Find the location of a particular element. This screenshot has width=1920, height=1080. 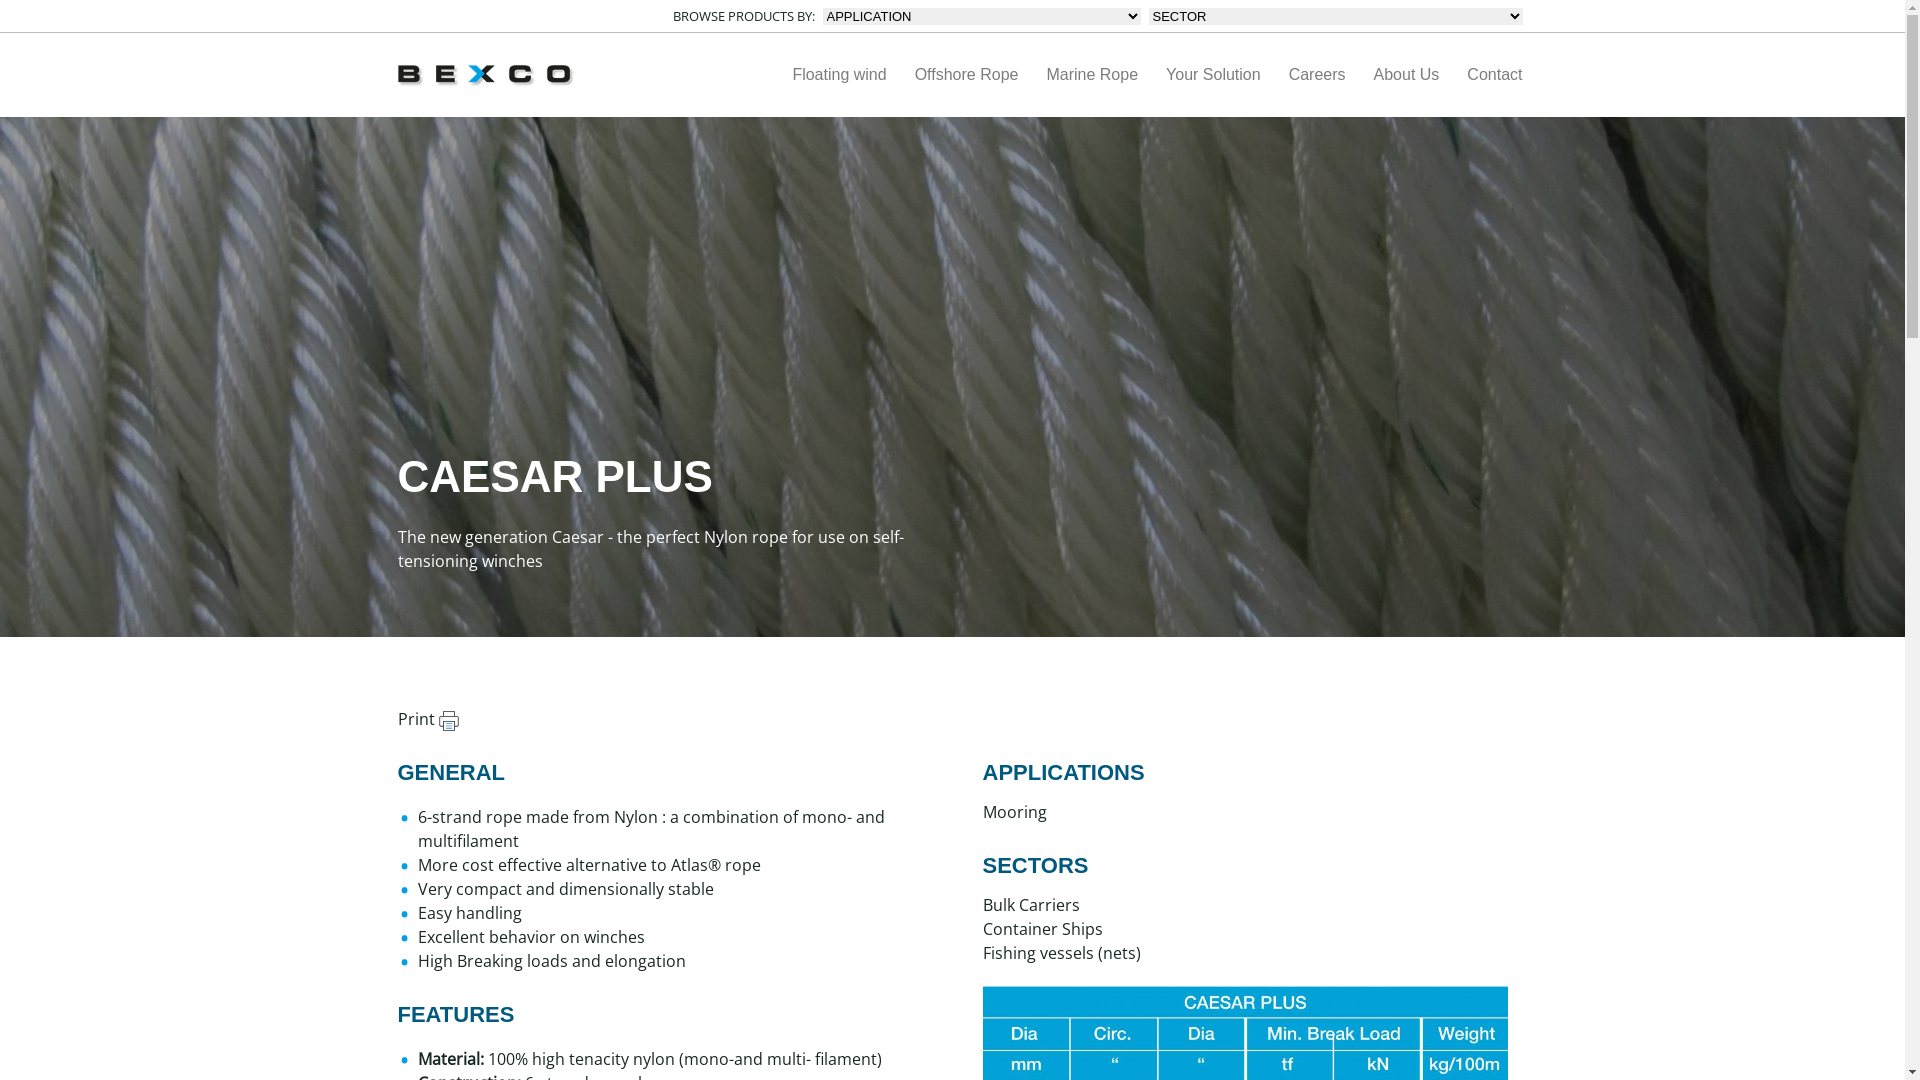

'Careers' is located at coordinates (1317, 73).